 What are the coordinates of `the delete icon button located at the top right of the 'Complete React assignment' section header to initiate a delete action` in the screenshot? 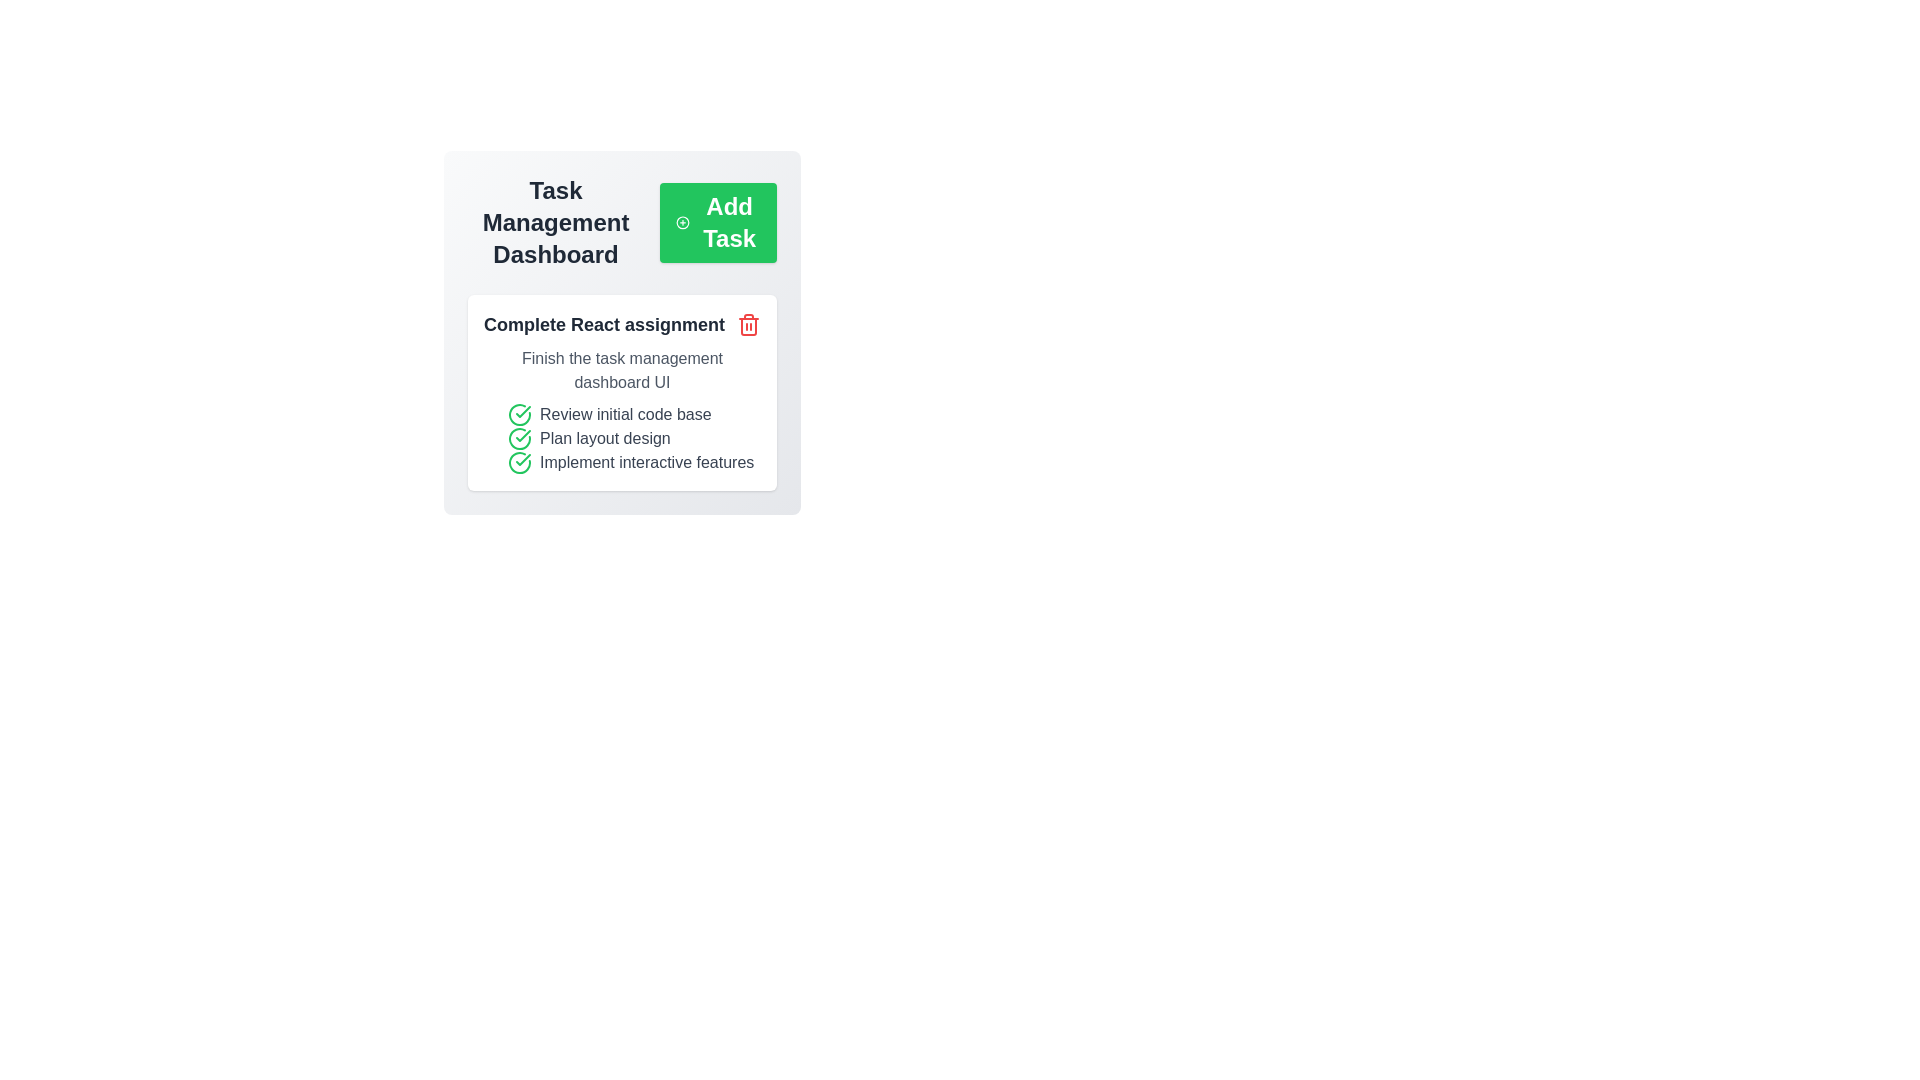 It's located at (747, 323).